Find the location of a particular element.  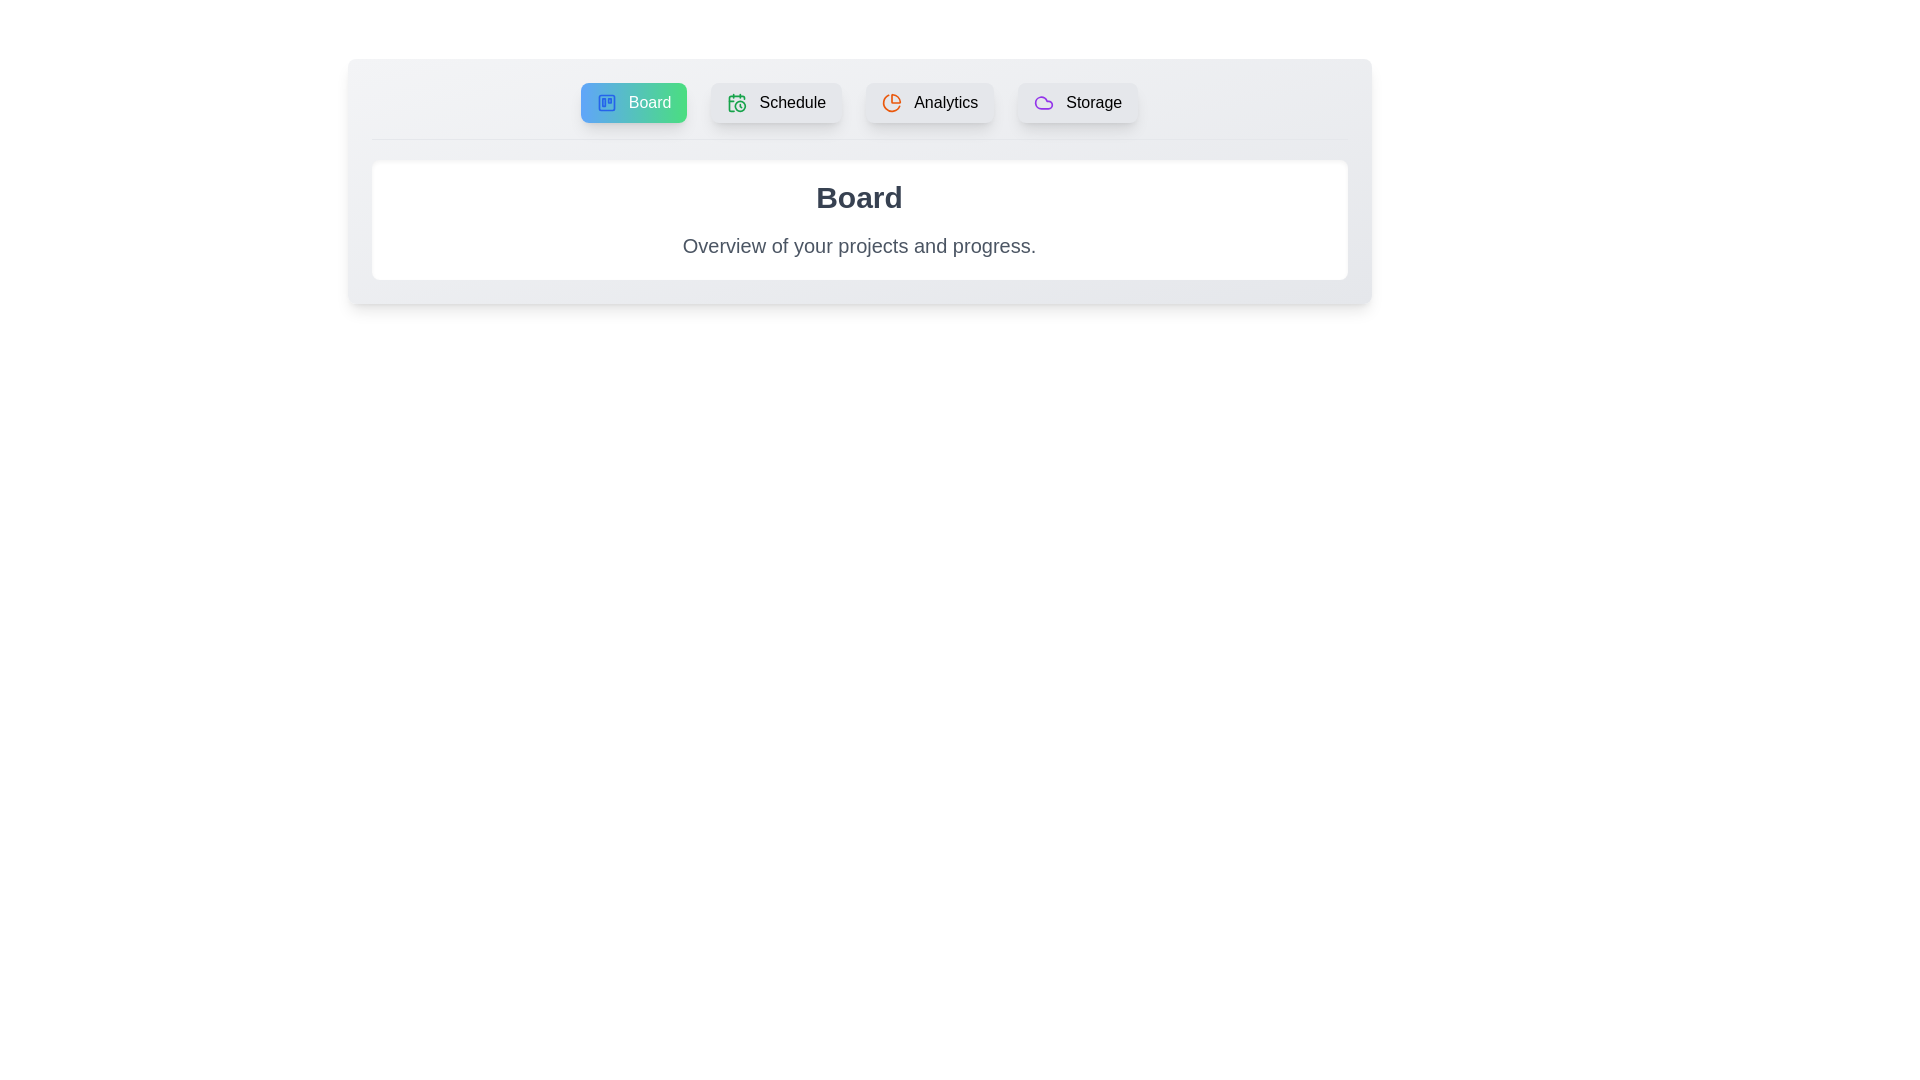

the tab labeled Schedule to observe its hover effect is located at coordinates (776, 103).